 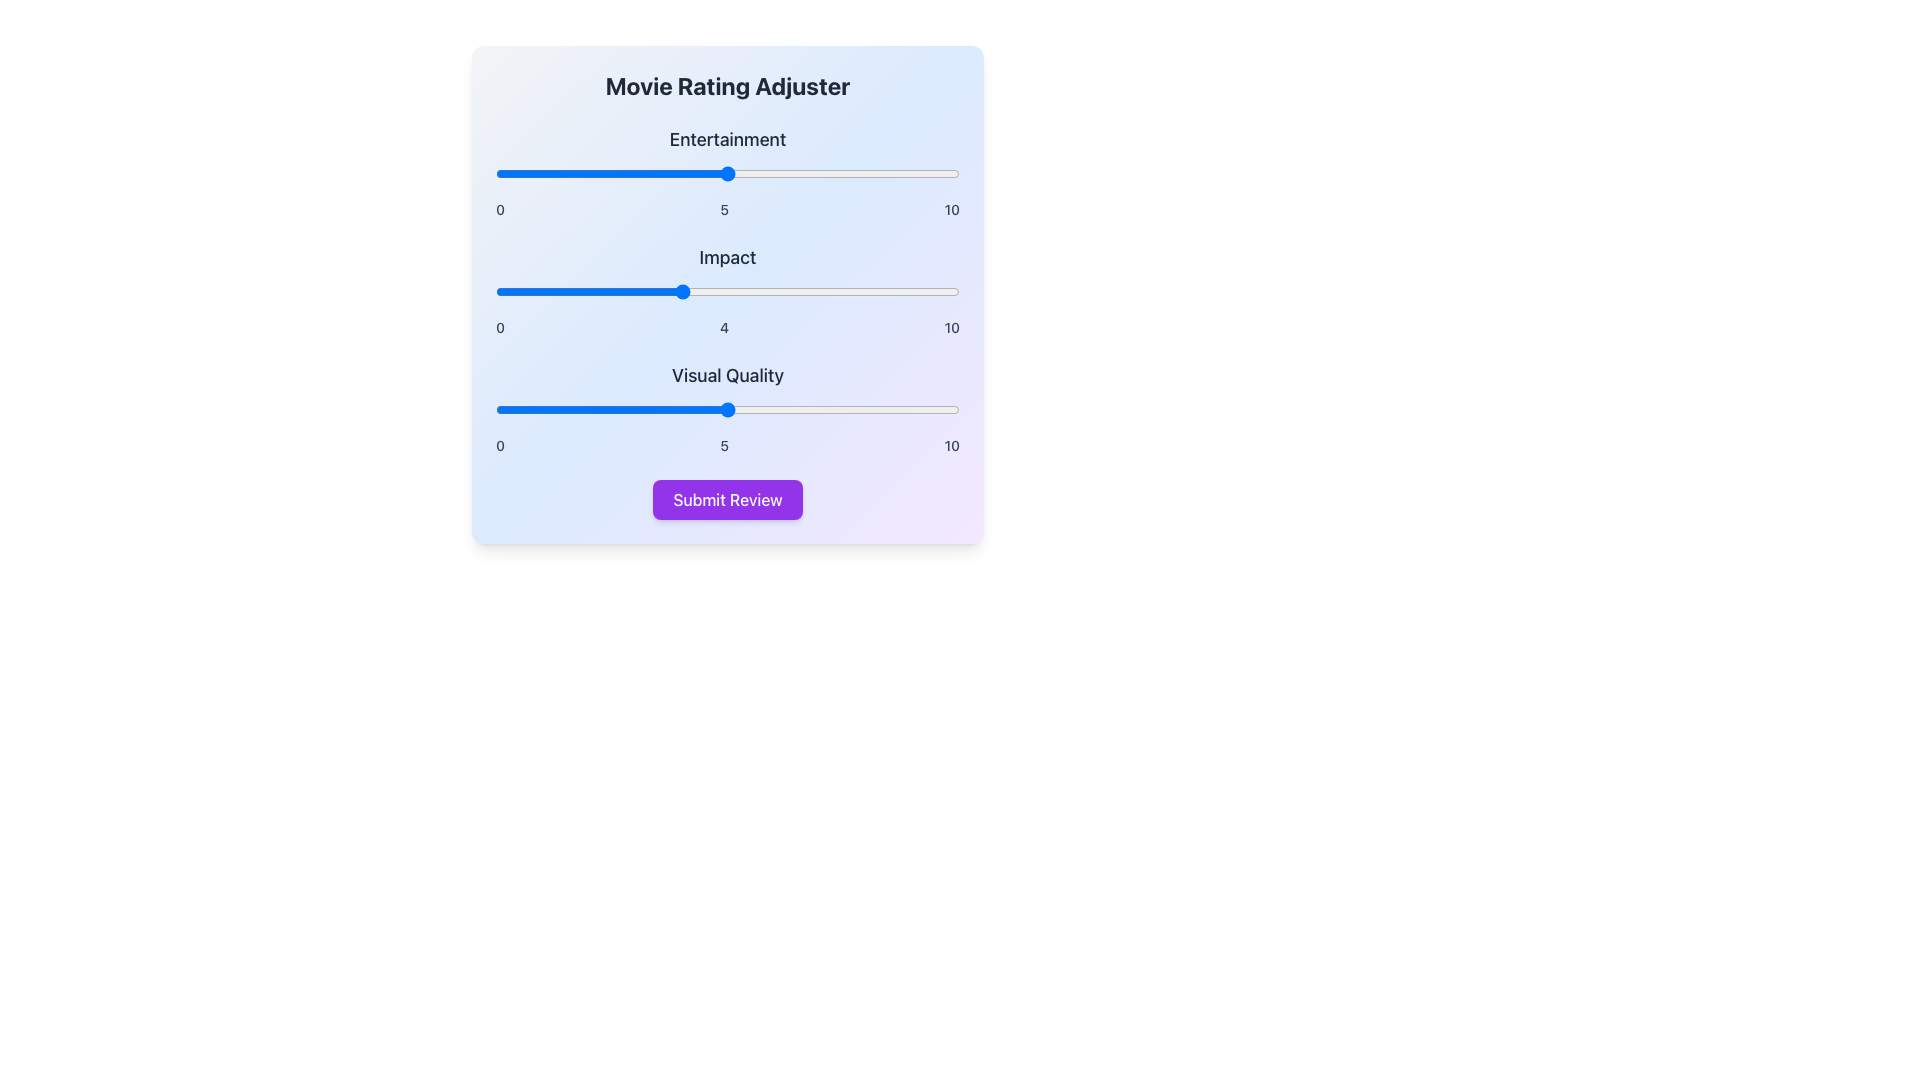 I want to click on the Impact rating slider, so click(x=587, y=292).